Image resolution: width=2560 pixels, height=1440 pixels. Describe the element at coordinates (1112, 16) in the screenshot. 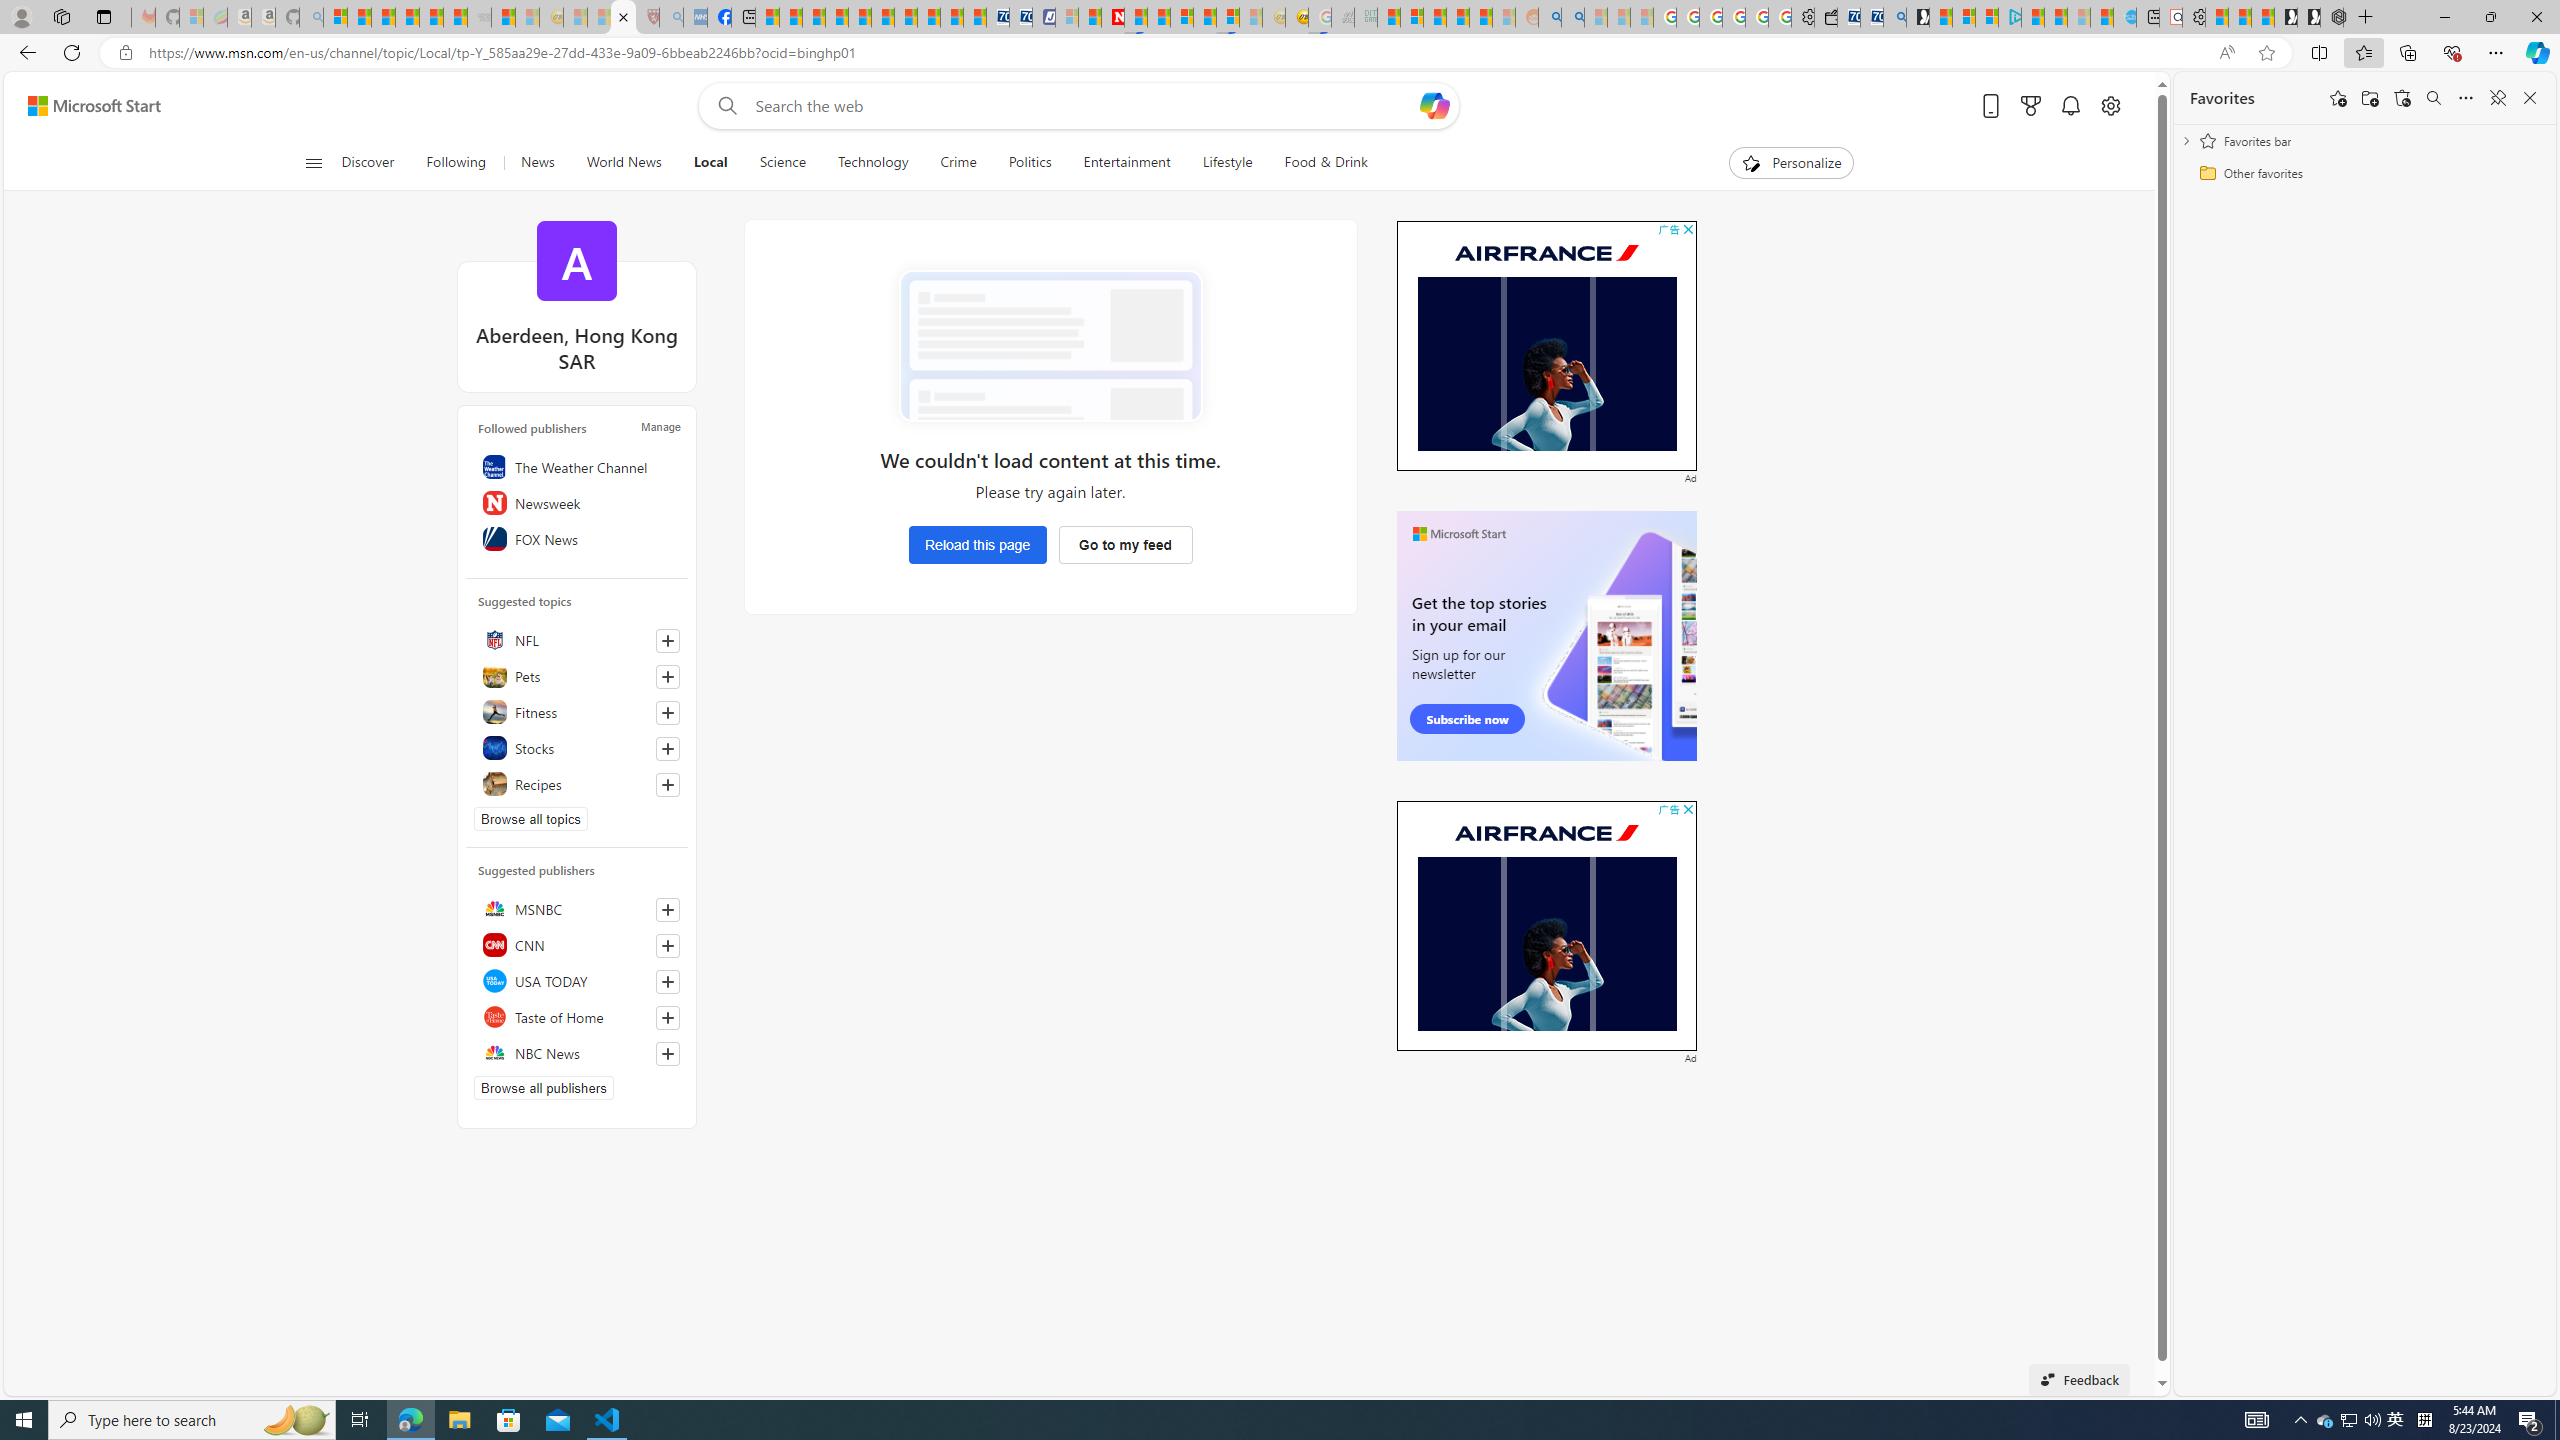

I see `'Latest Politics News & Archive | Newsweek.com'` at that location.